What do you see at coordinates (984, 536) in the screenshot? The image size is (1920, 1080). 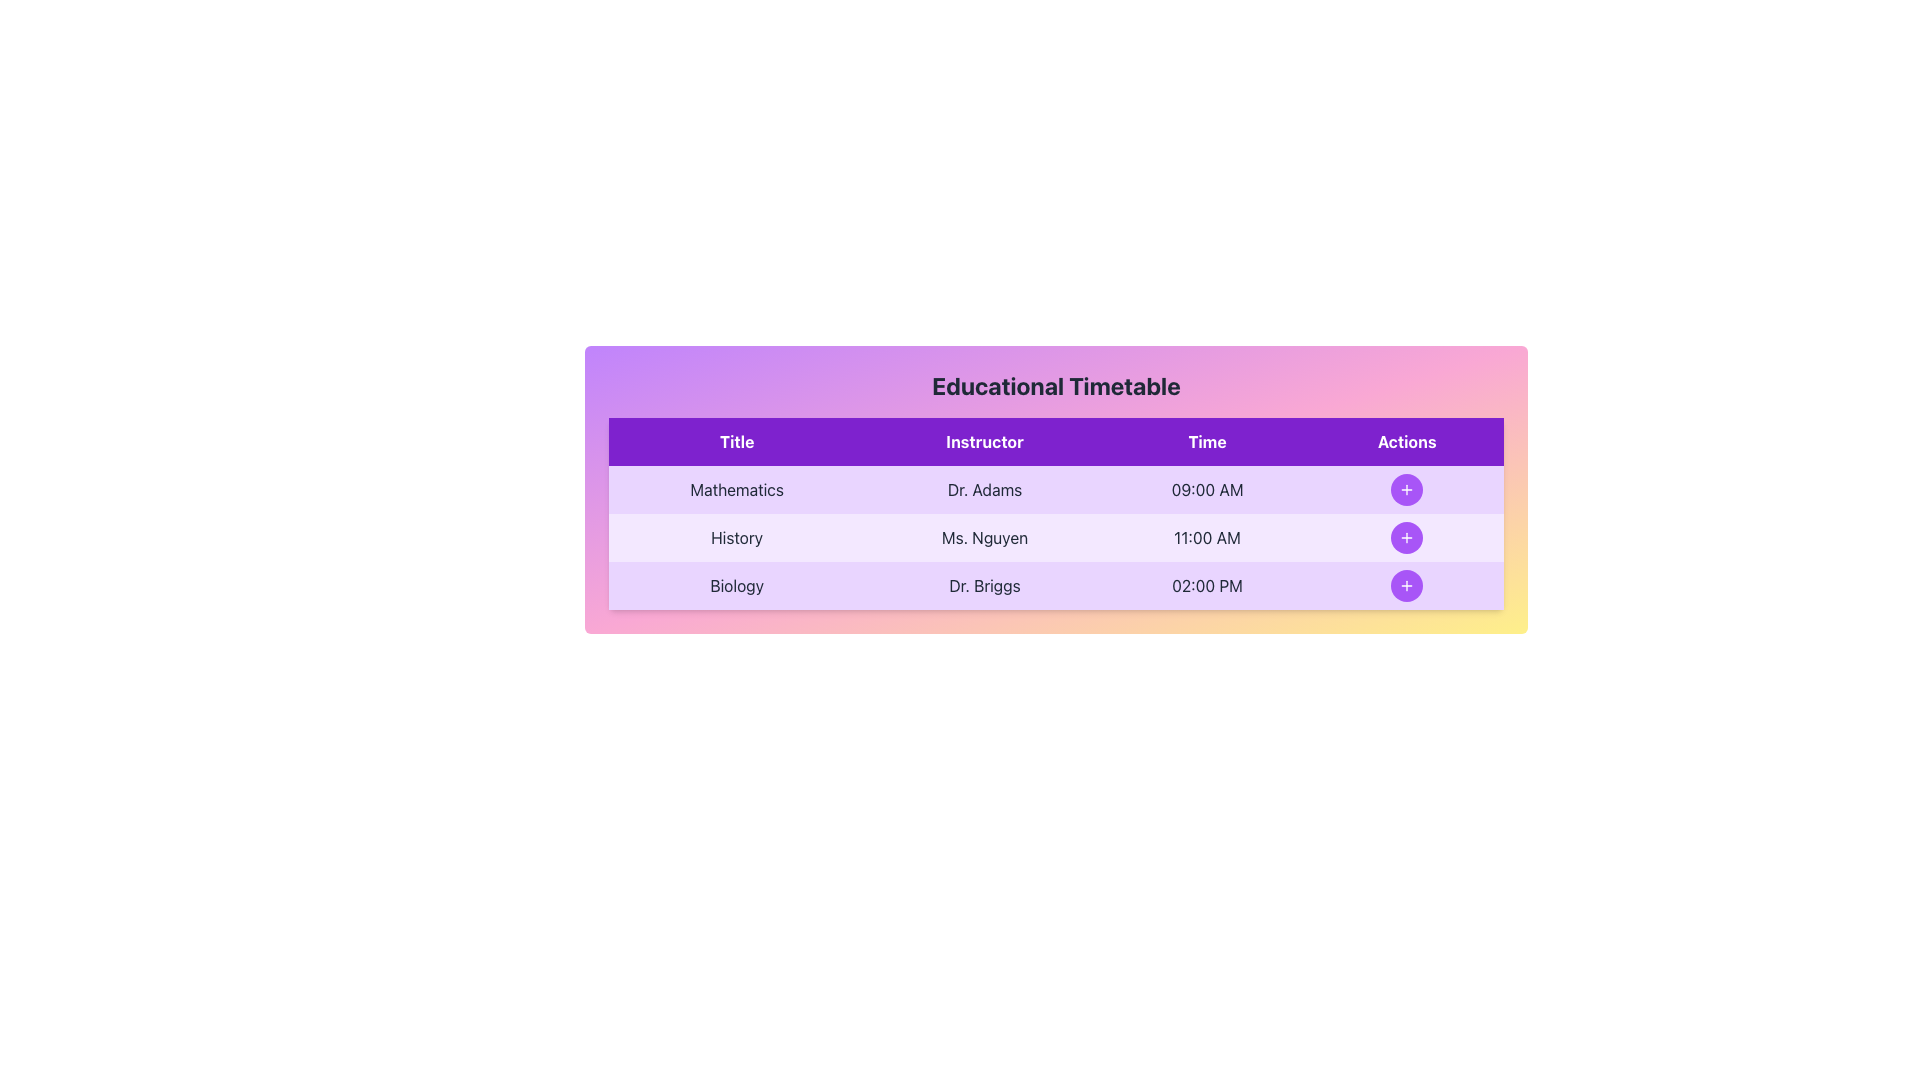 I see `the text label displaying 'Ms. Nguyen' located in the 'Instructor' column of the Educational Timetable, which is situated on a faint purple background` at bounding box center [984, 536].